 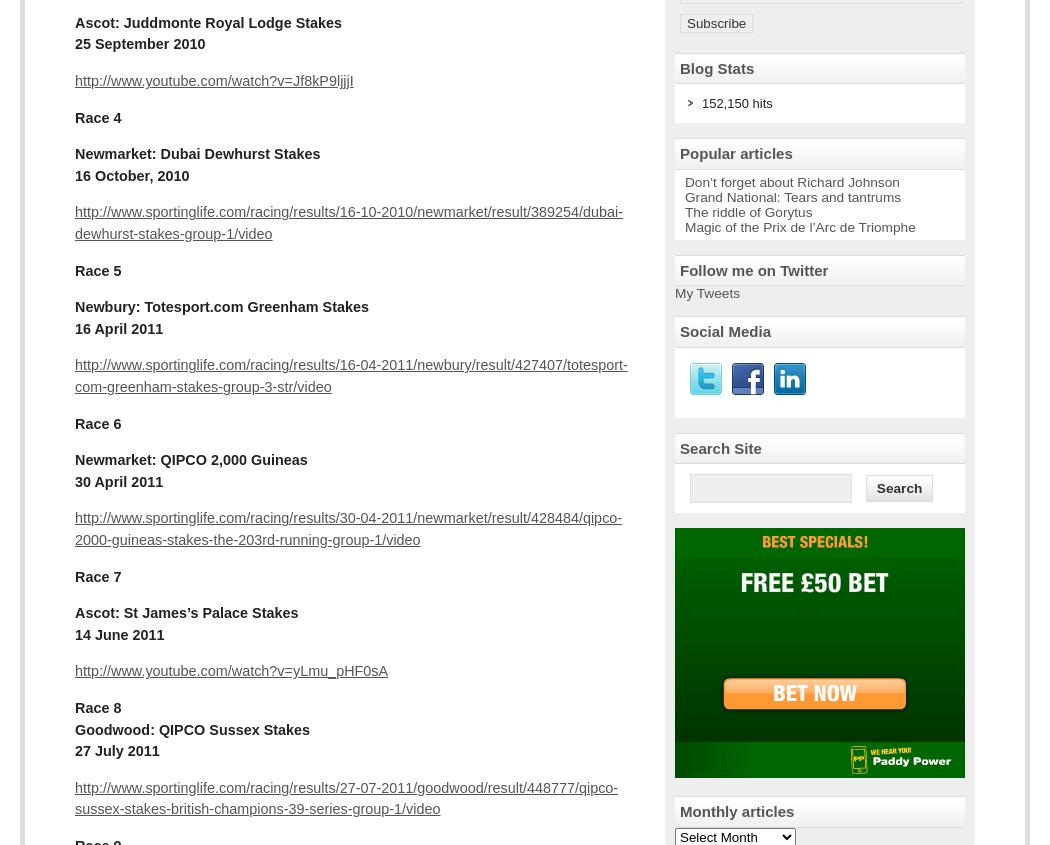 What do you see at coordinates (735, 153) in the screenshot?
I see `'Popular articles'` at bounding box center [735, 153].